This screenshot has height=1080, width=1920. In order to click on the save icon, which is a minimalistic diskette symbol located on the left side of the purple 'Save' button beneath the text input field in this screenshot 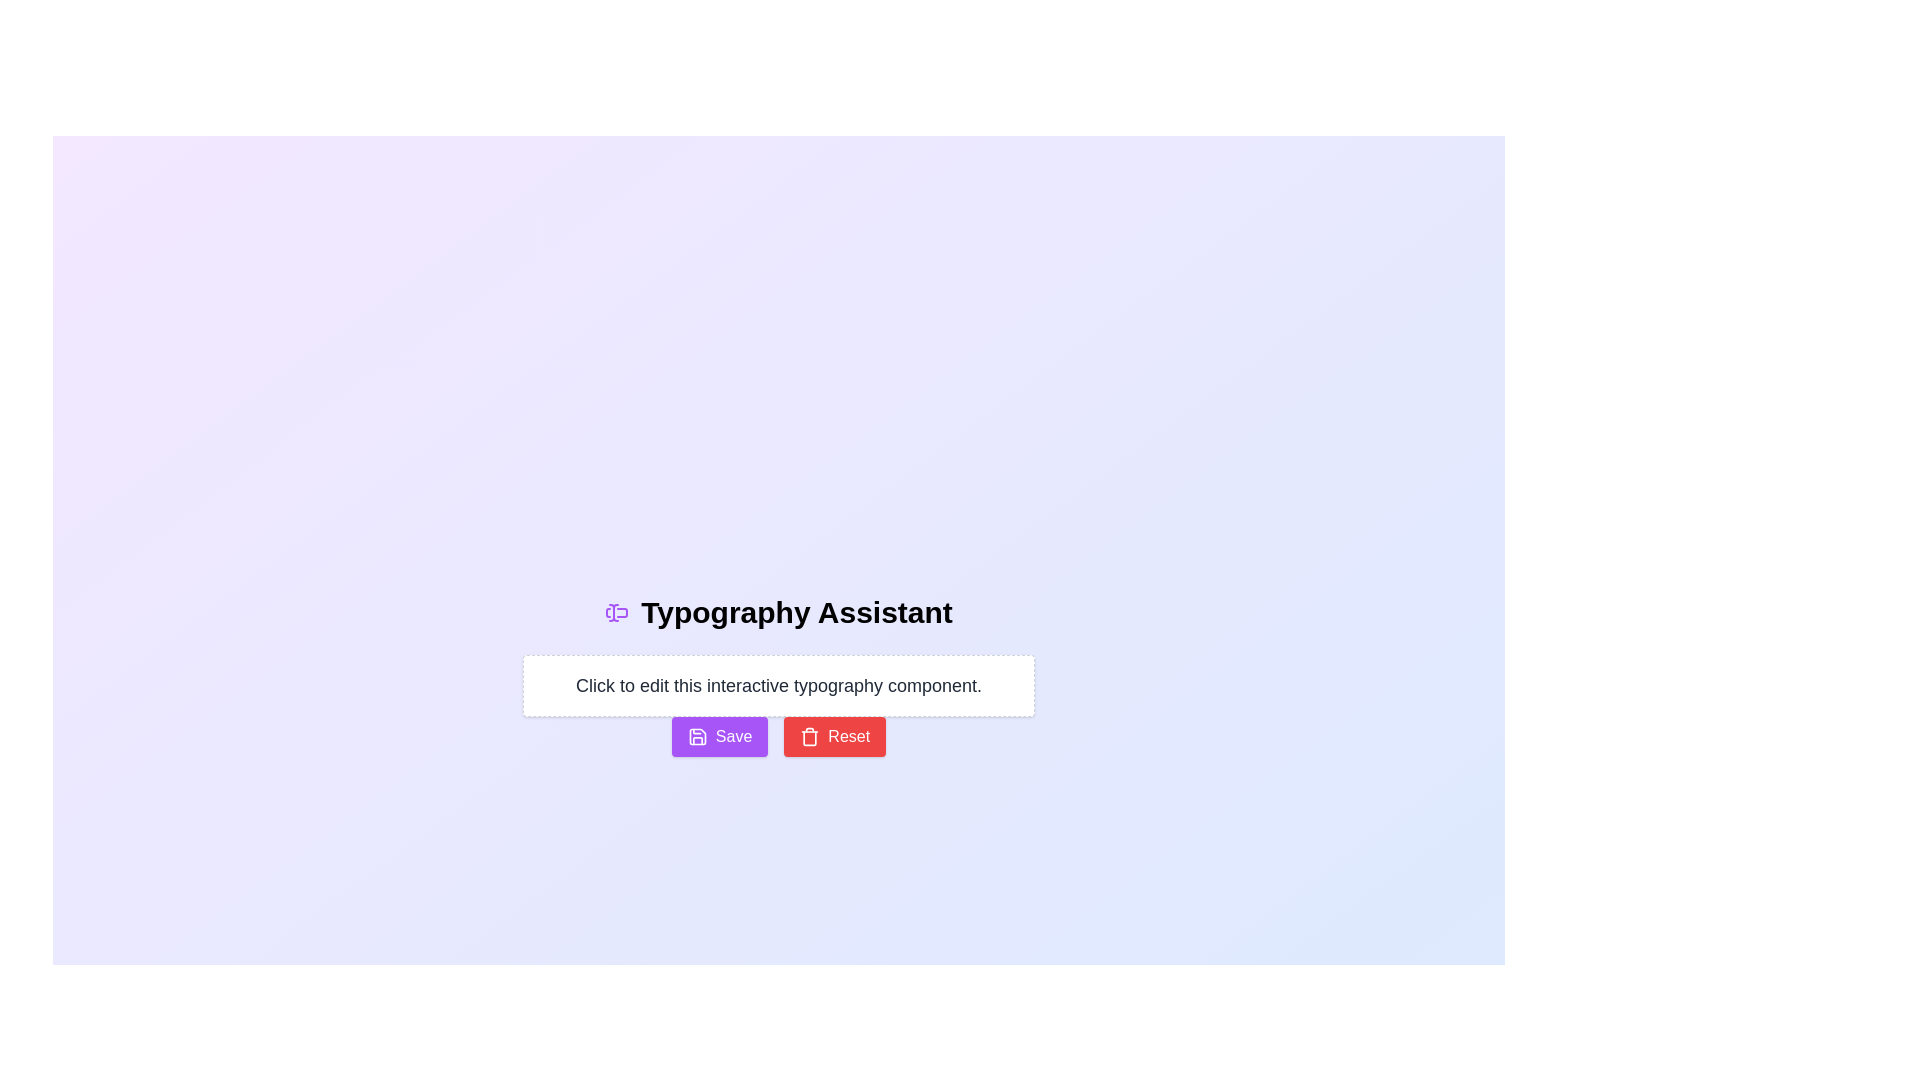, I will do `click(697, 736)`.